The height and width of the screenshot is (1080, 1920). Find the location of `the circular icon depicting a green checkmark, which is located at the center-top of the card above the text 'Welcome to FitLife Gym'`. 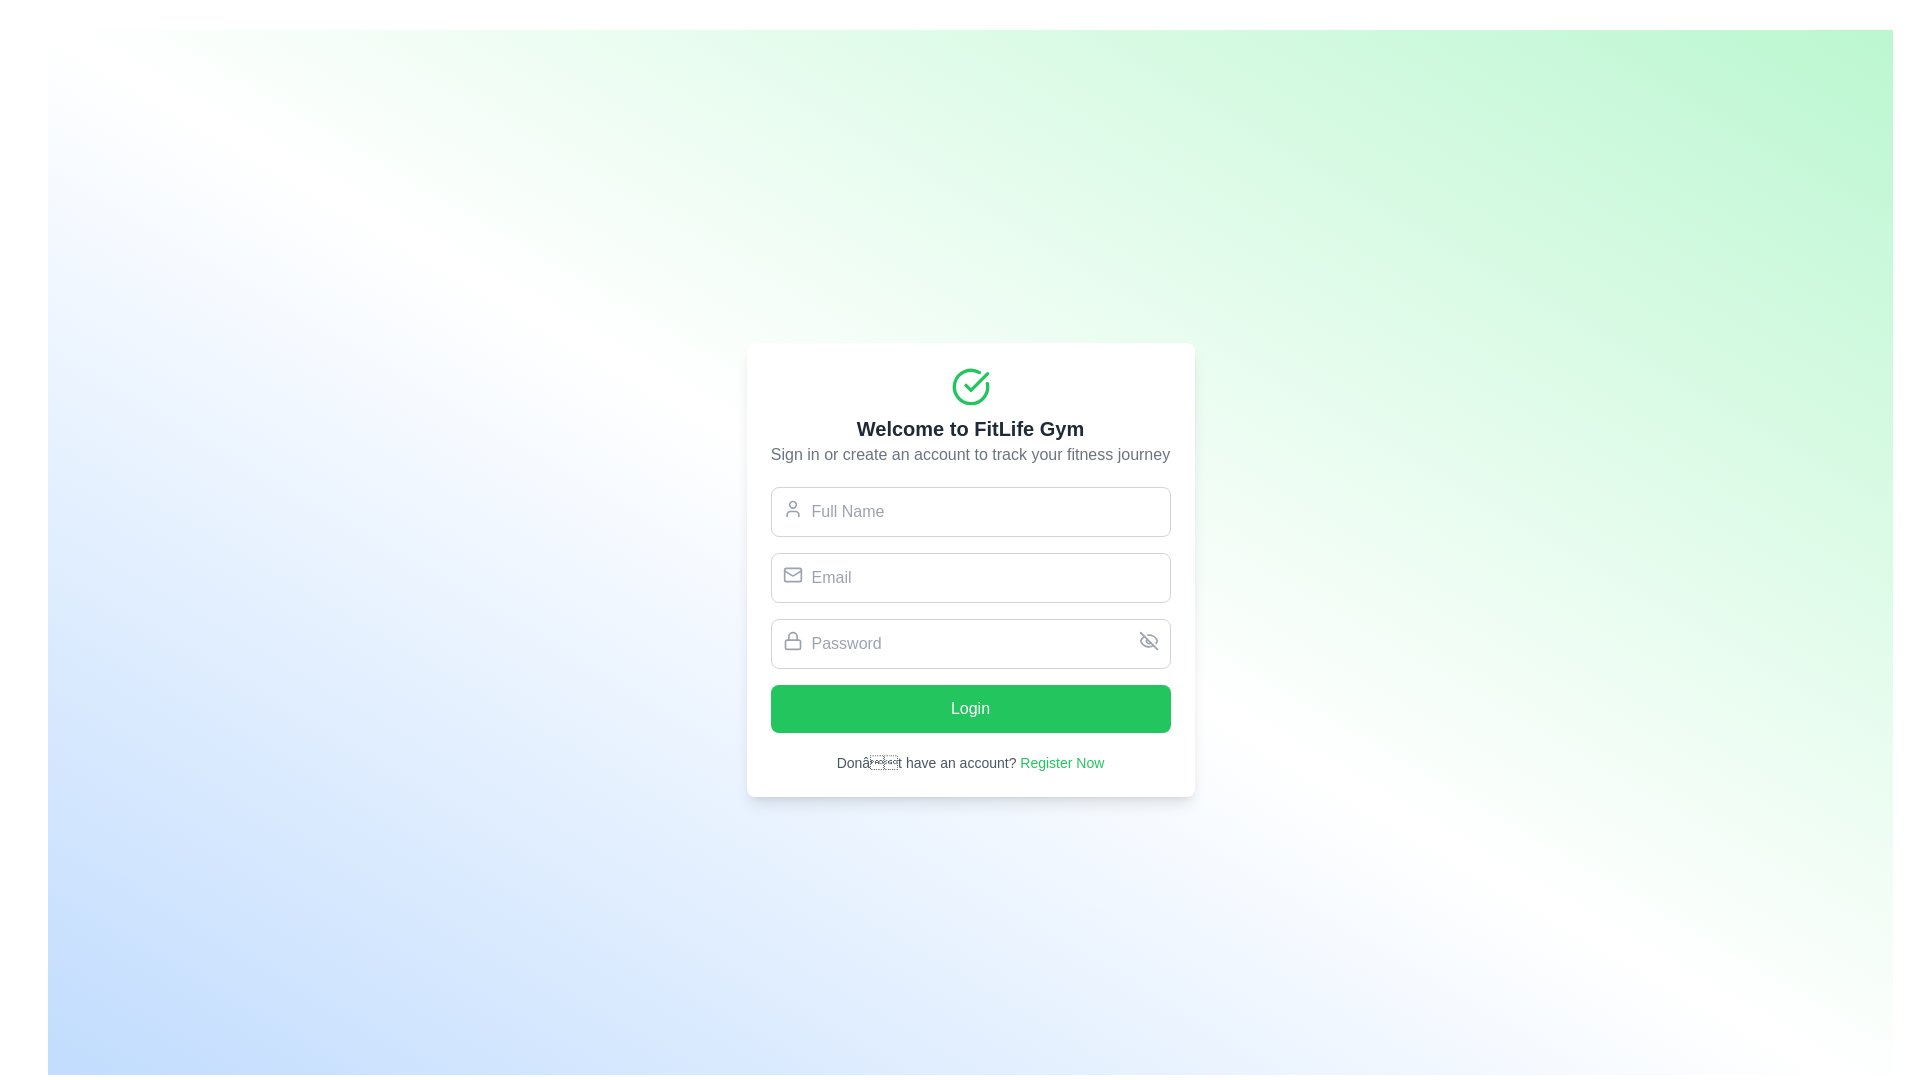

the circular icon depicting a green checkmark, which is located at the center-top of the card above the text 'Welcome to FitLife Gym' is located at coordinates (970, 386).